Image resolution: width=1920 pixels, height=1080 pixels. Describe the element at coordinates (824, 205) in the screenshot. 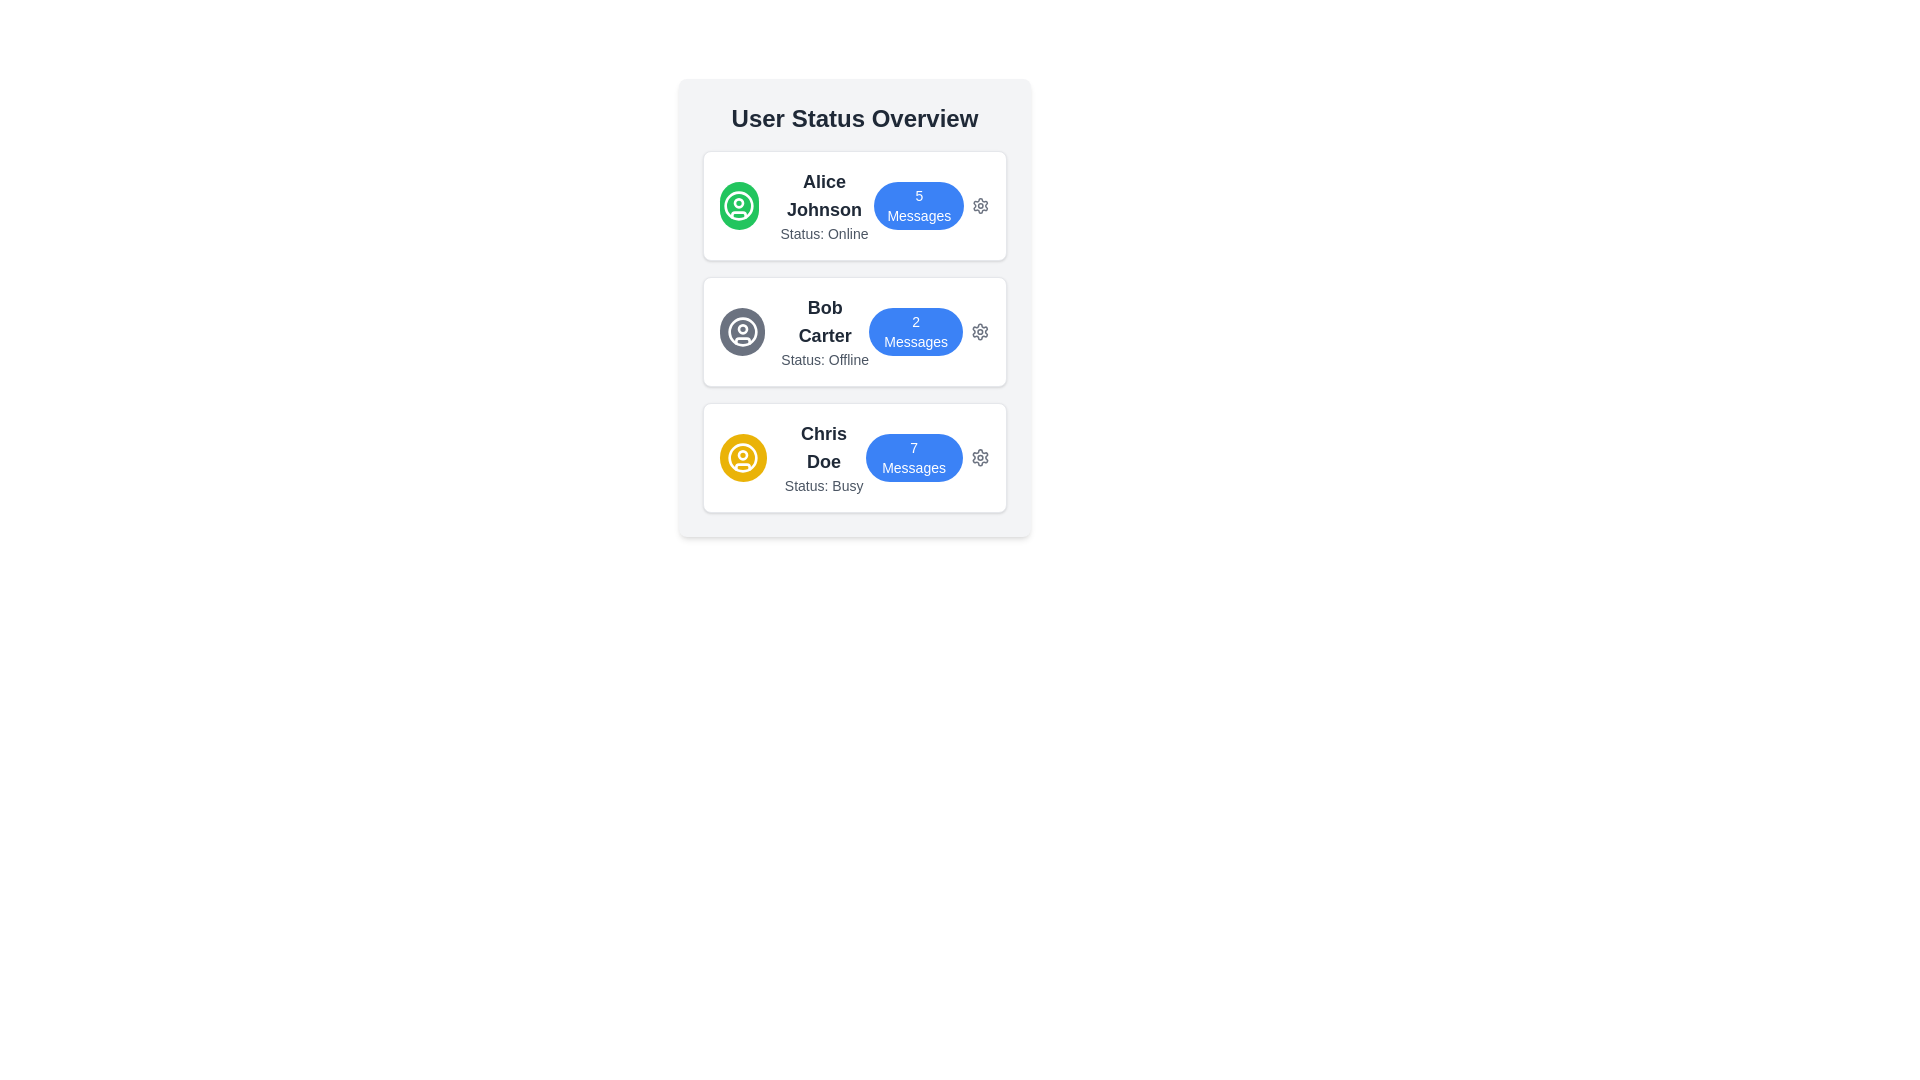

I see `text label displaying the user's name 'Alice Johnson' and their online status, which is located to the right of a green circular avatar and to the left of a blue button labeled '5 Messages'` at that location.